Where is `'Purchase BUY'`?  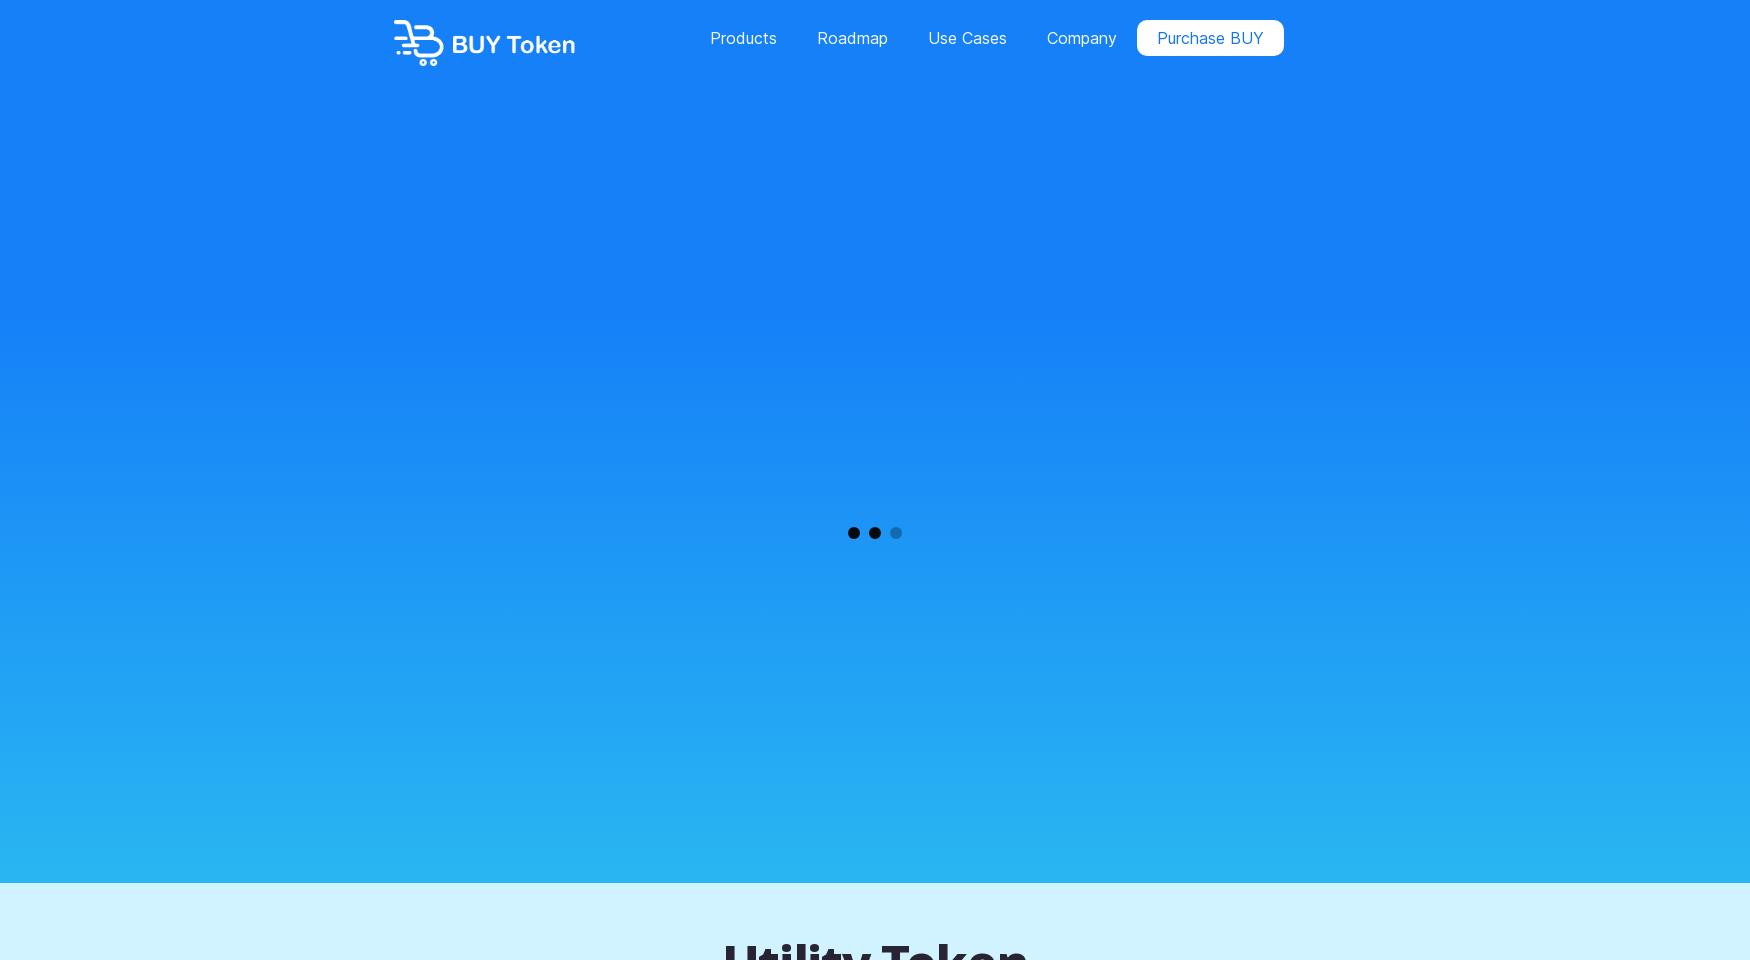
'Purchase BUY' is located at coordinates (1209, 37).